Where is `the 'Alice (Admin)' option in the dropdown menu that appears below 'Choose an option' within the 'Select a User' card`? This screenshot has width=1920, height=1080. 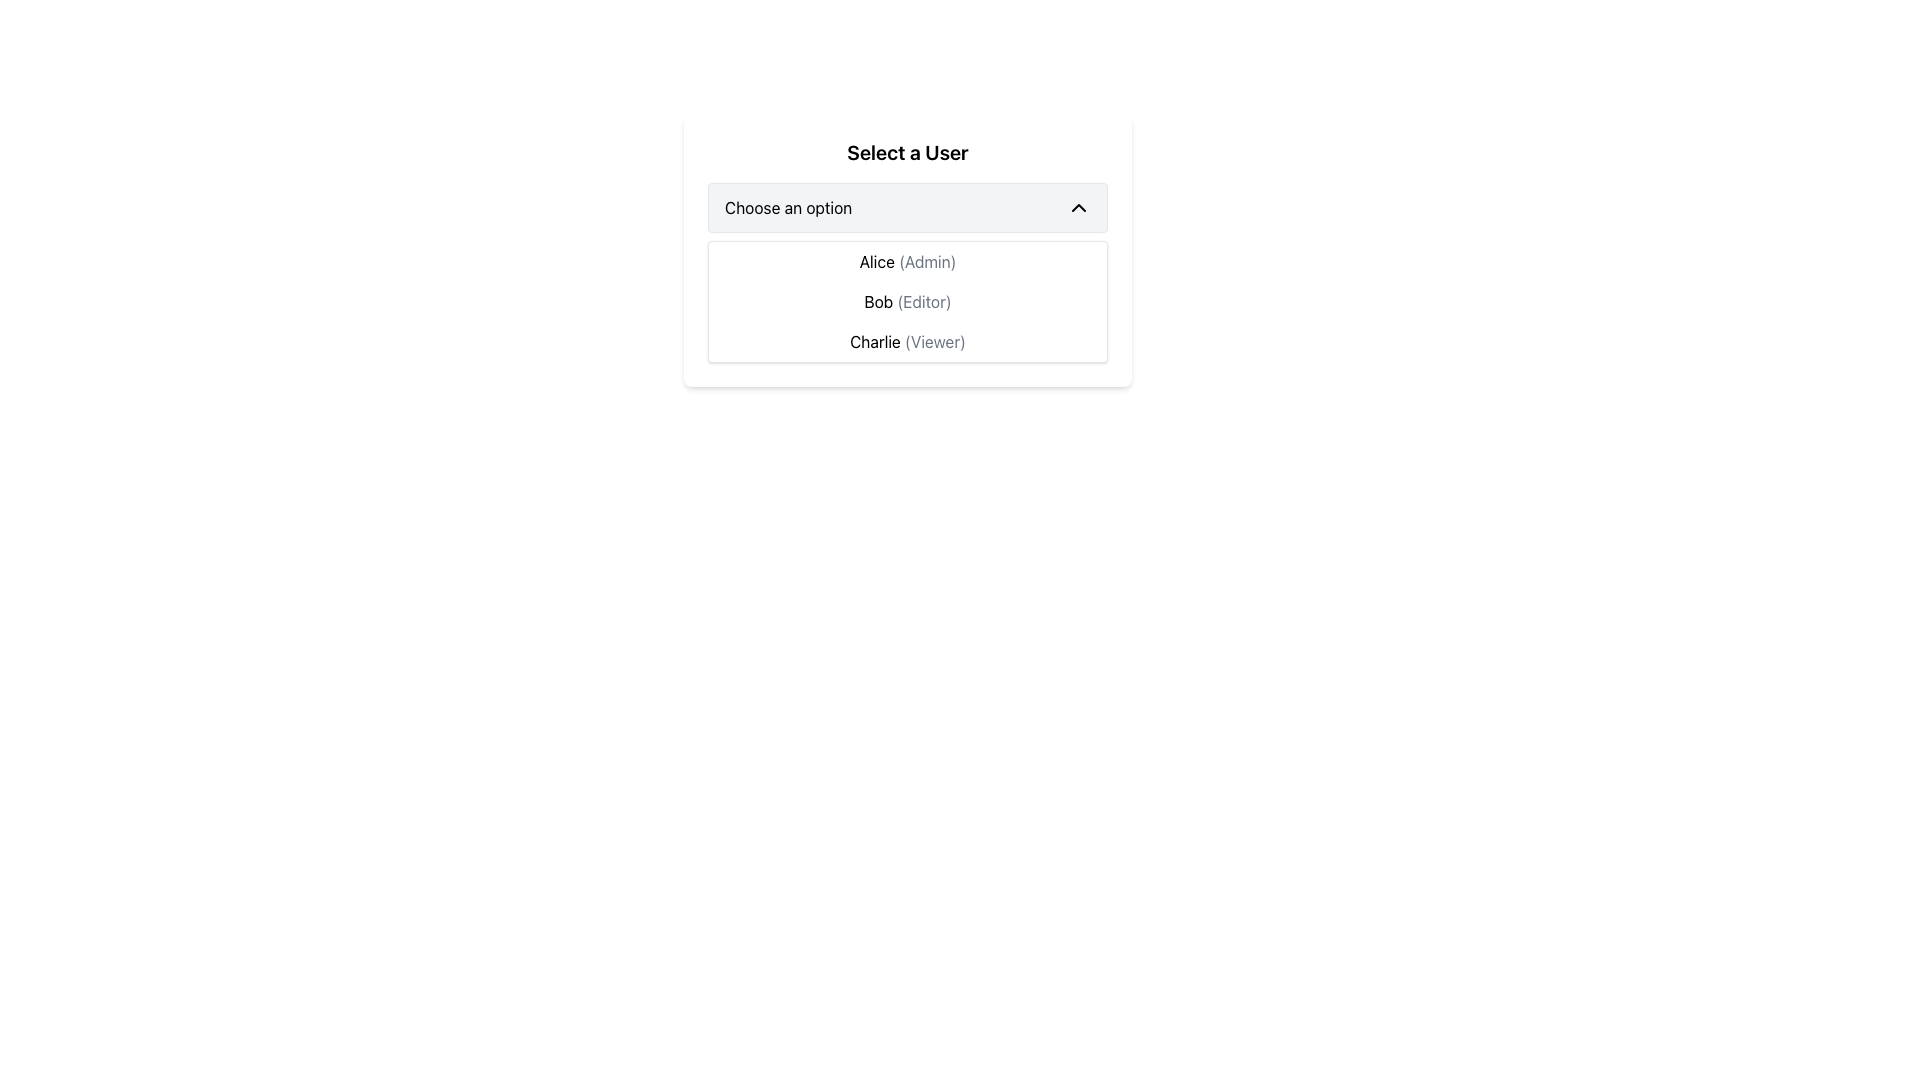 the 'Alice (Admin)' option in the dropdown menu that appears below 'Choose an option' within the 'Select a User' card is located at coordinates (906, 249).